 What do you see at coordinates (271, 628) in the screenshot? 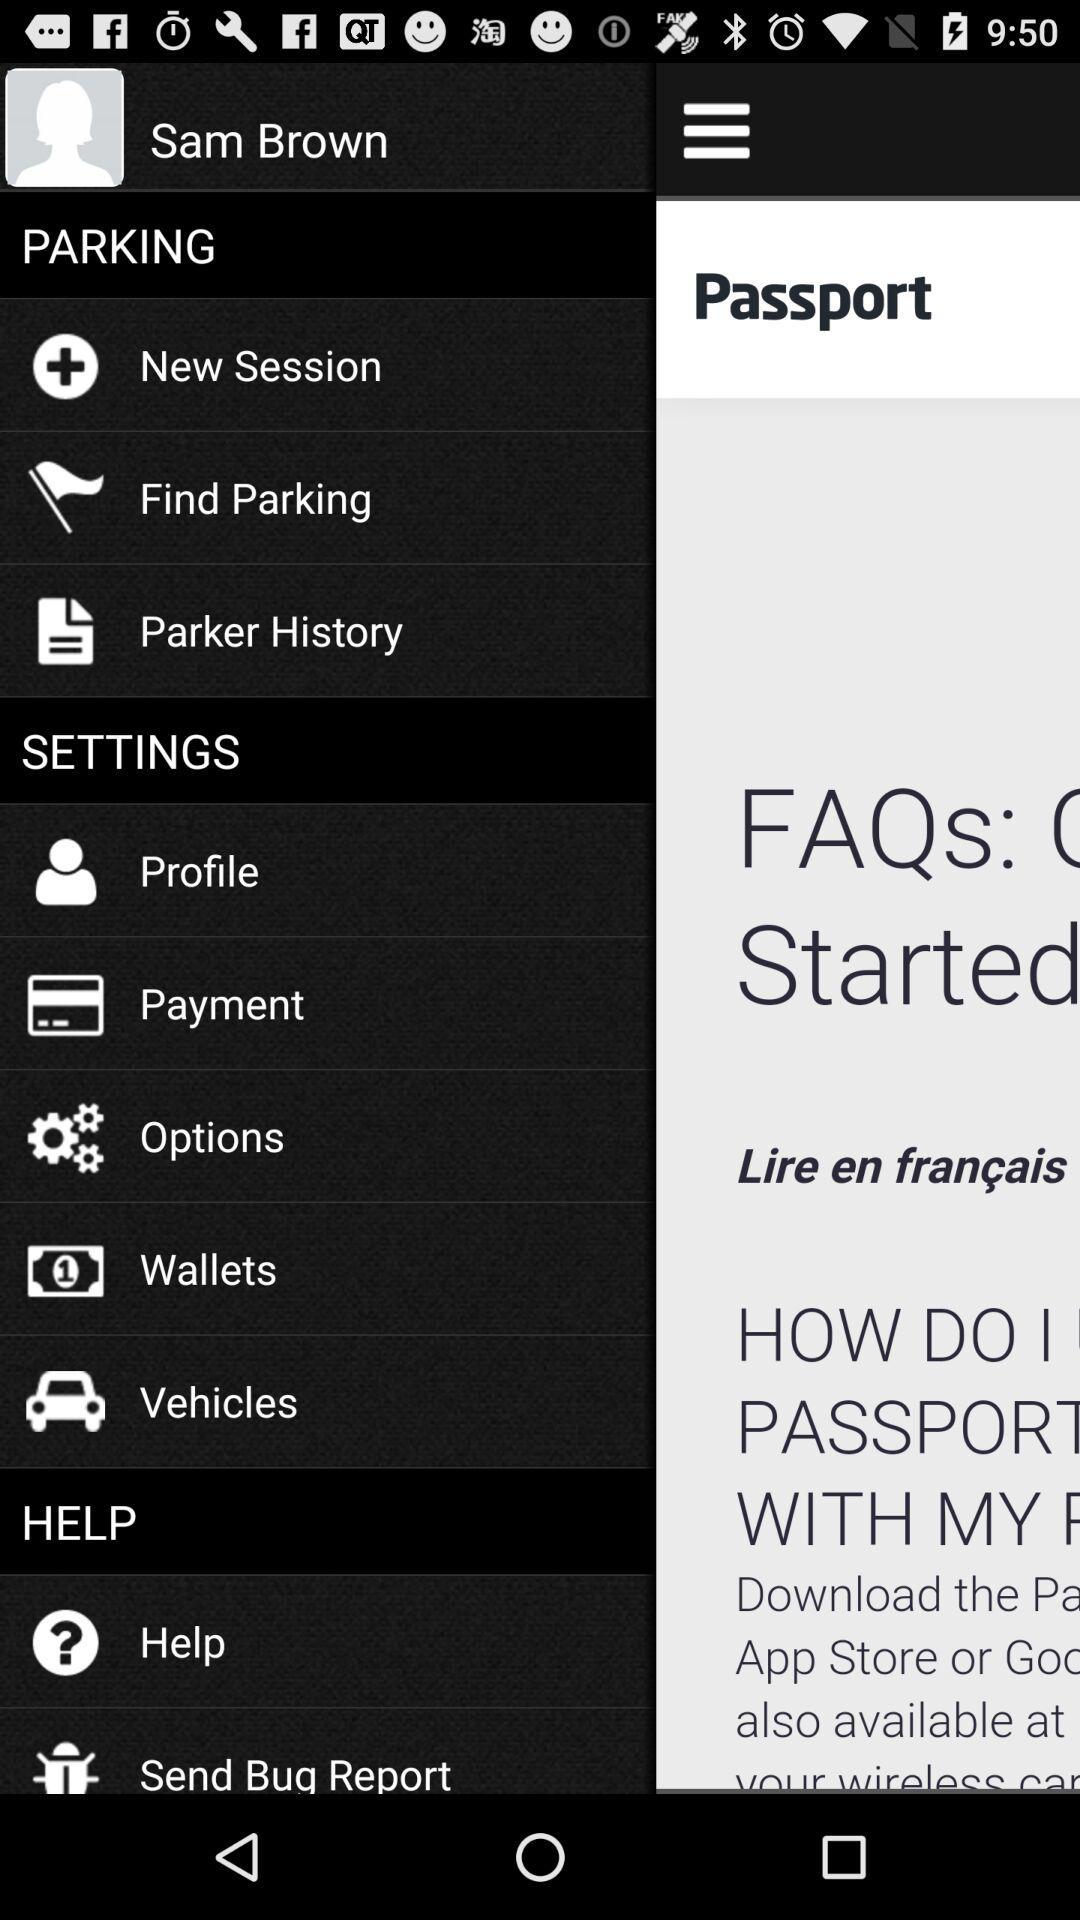
I see `the icon below find parking icon` at bounding box center [271, 628].